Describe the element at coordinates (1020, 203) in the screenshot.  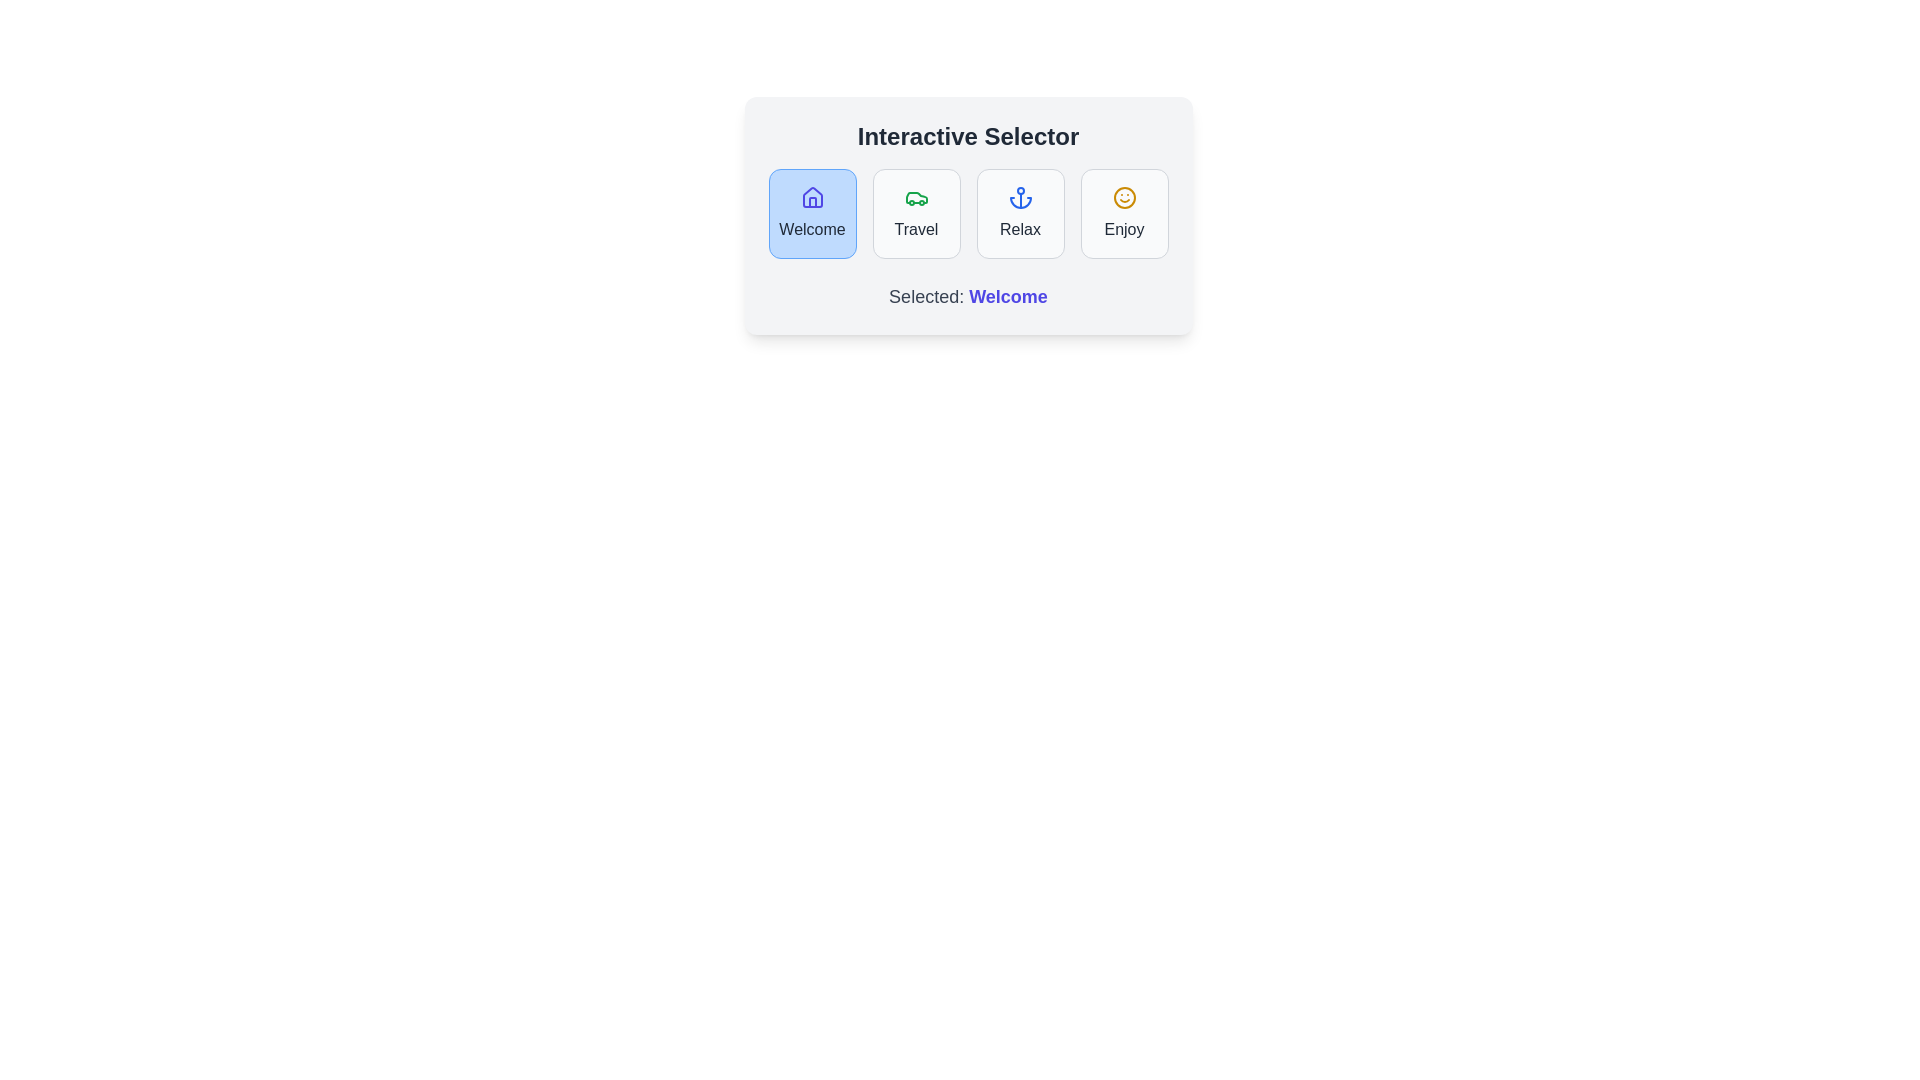
I see `the 'Relax' icon, which is a decorative vector graphic in the SVG, located to the right of the 'Welcome' icon` at that location.